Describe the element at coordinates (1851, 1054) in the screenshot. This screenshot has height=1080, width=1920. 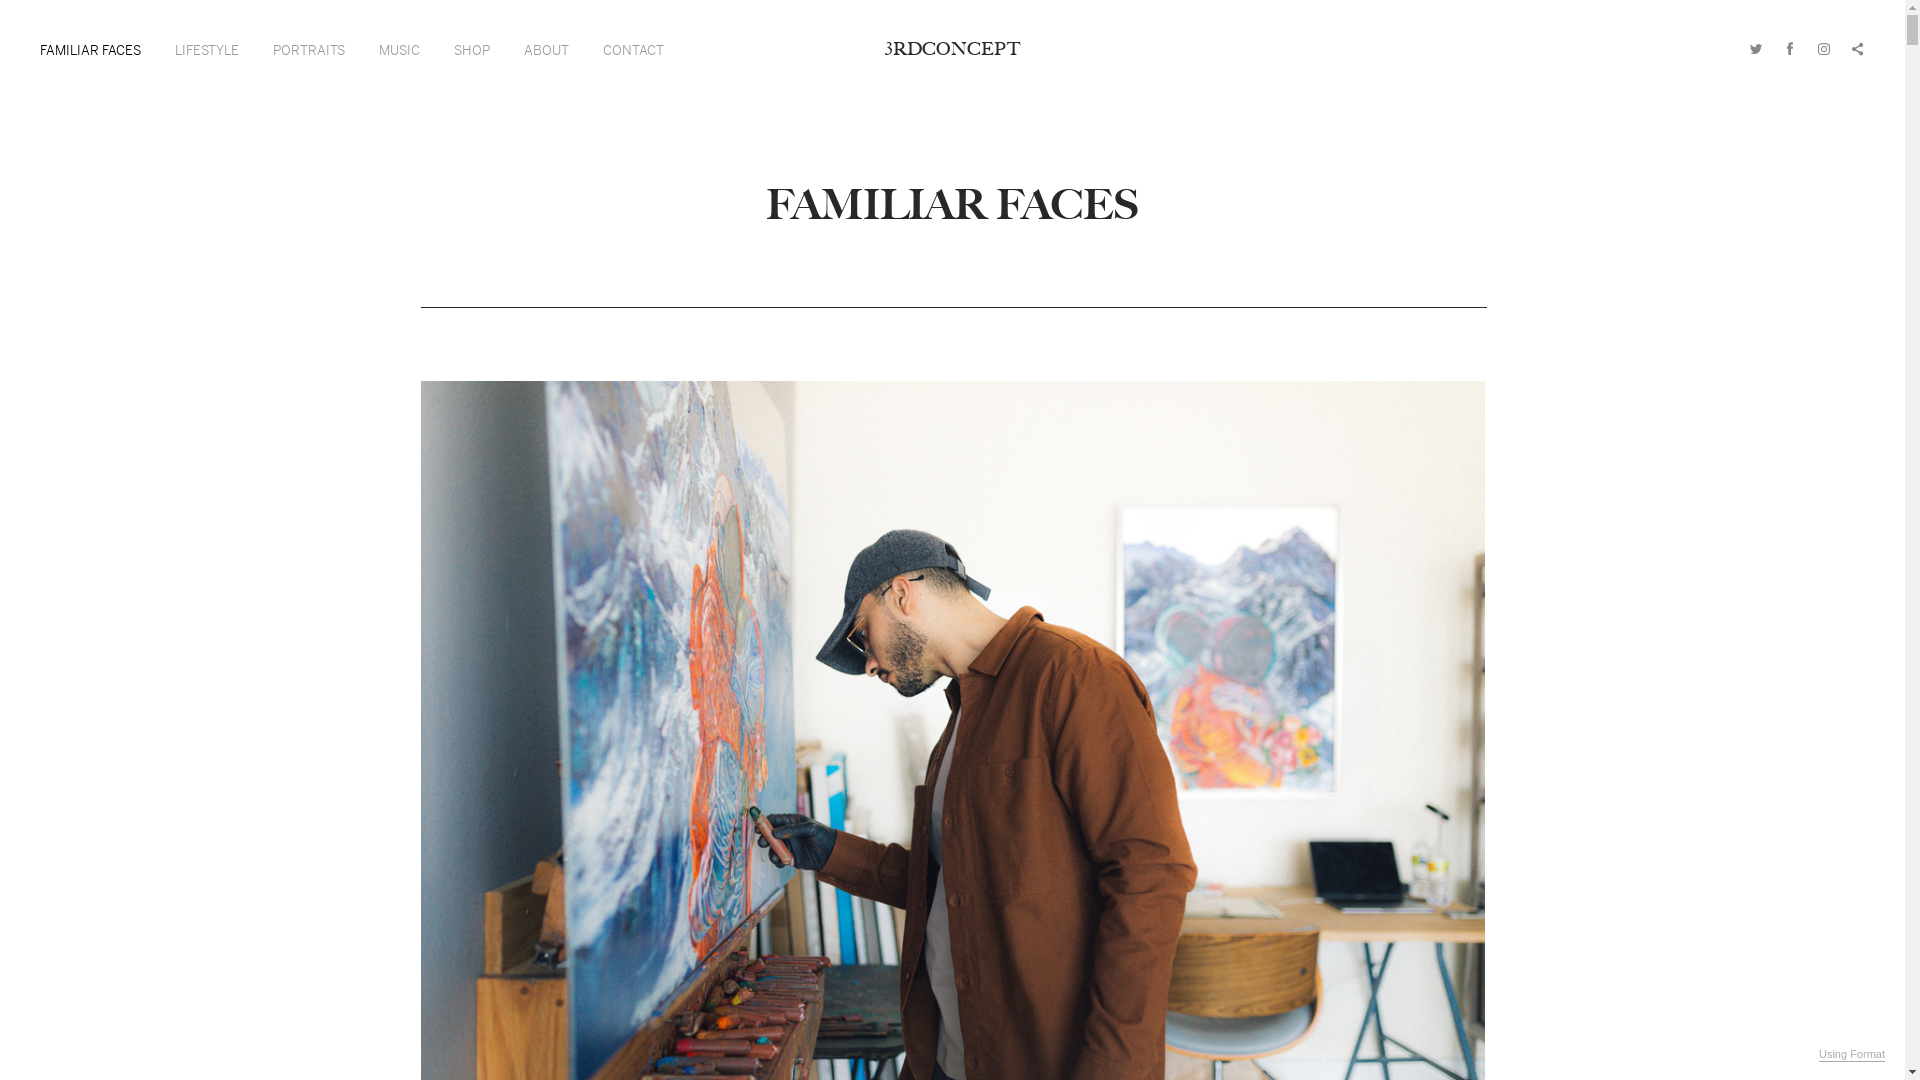
I see `'Using Format'` at that location.